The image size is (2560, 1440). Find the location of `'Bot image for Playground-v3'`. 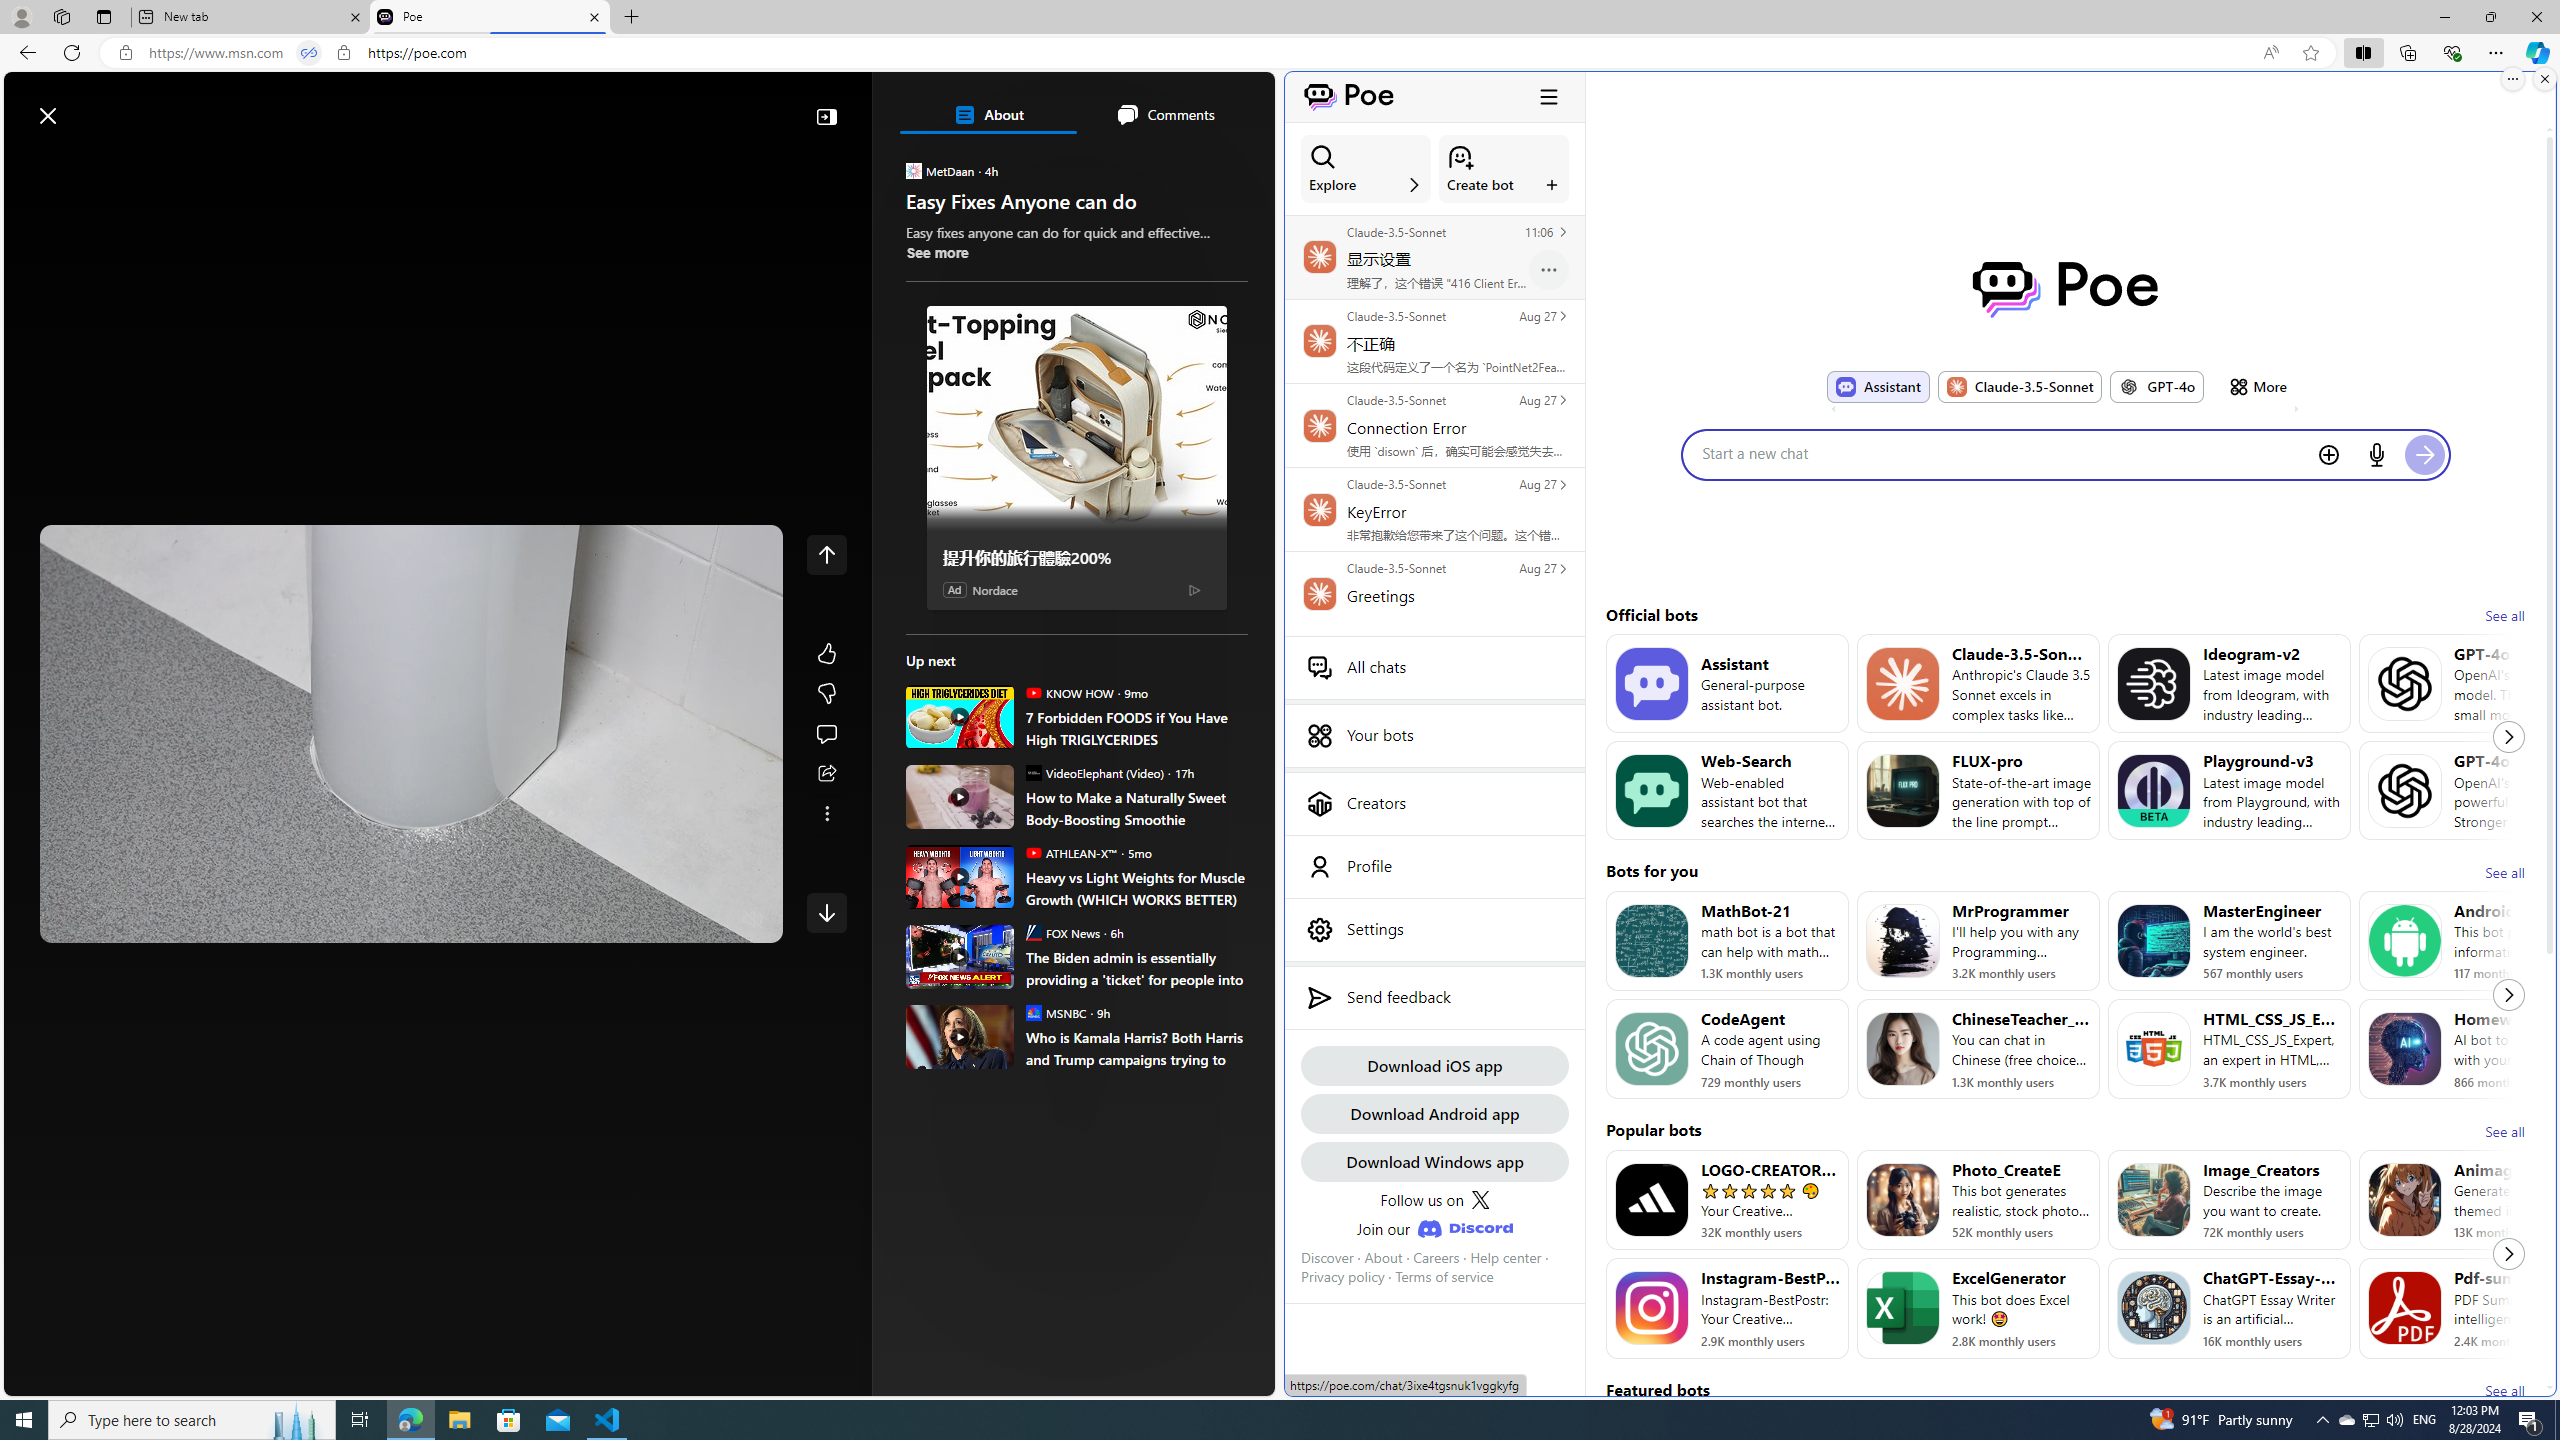

'Bot image for Playground-v3' is located at coordinates (2152, 789).